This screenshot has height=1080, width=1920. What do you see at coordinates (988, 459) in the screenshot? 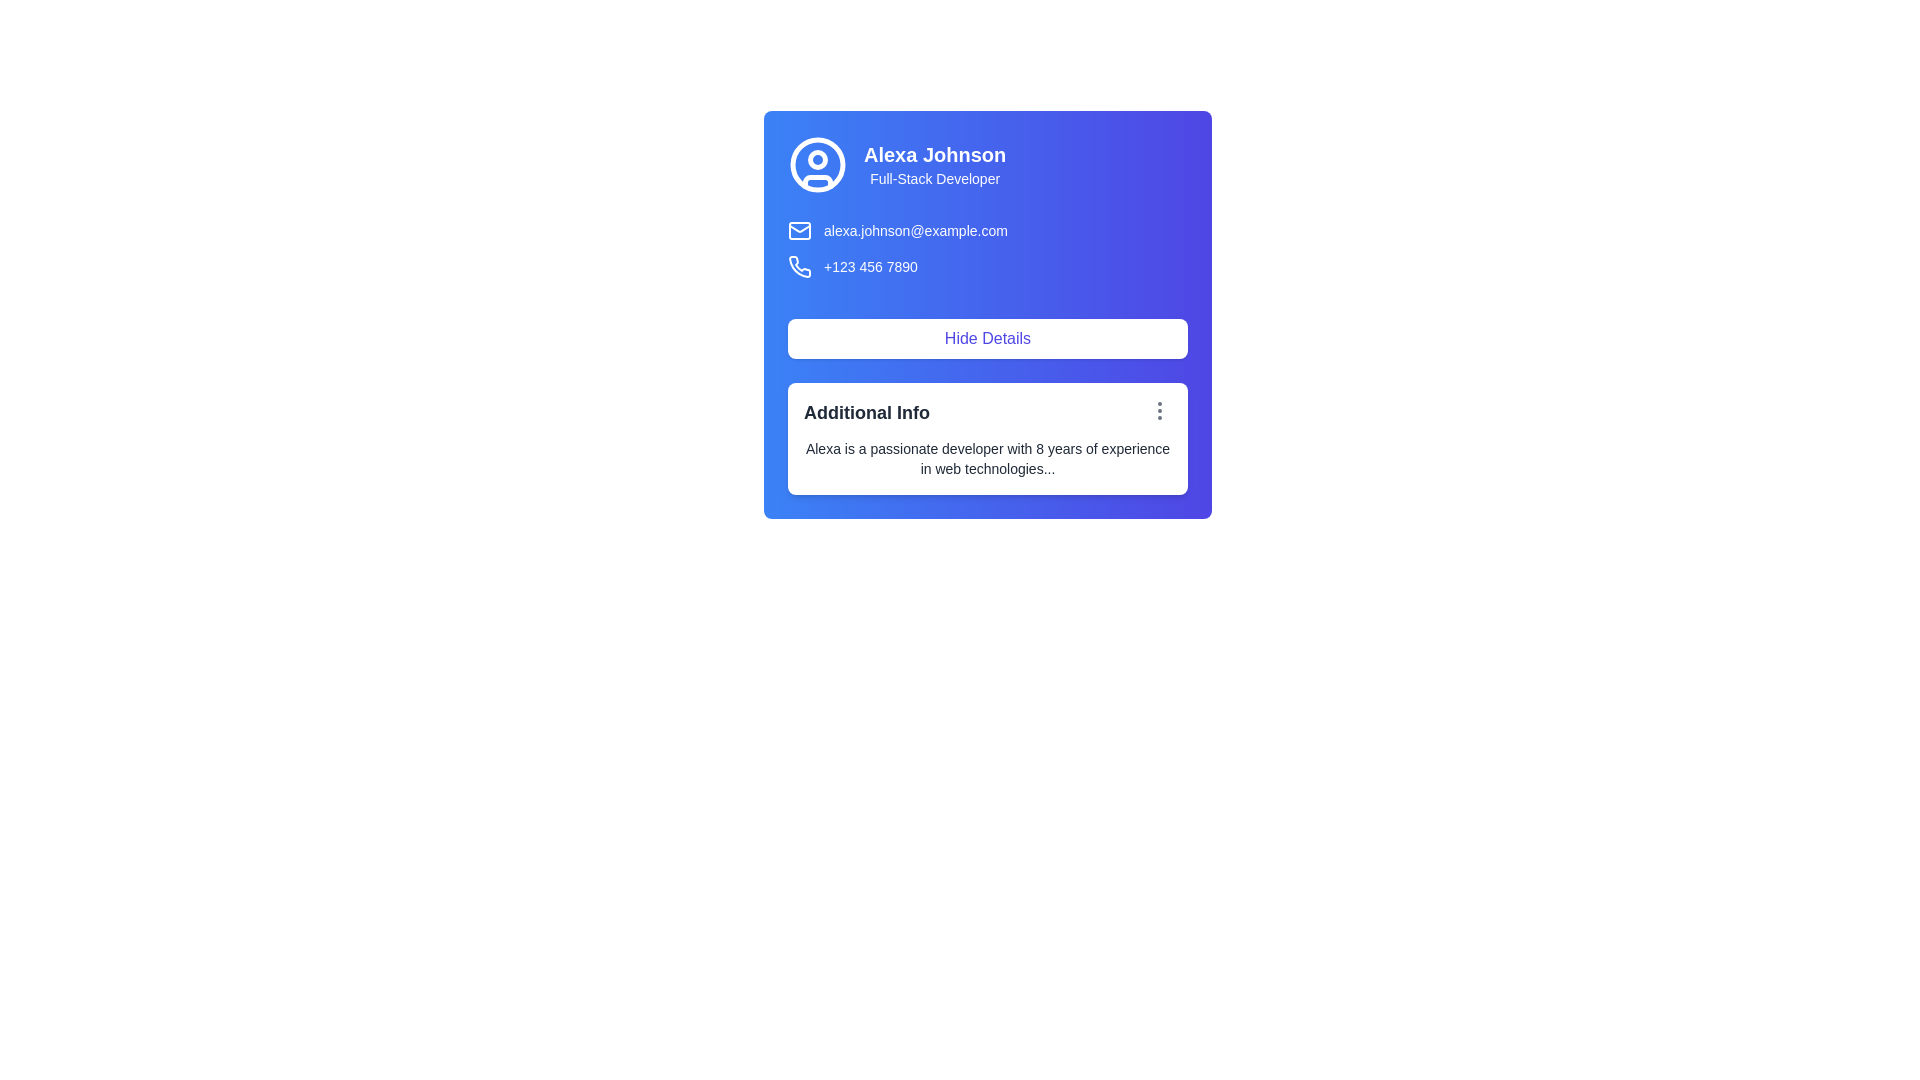
I see `the second content block in the 'Additional Info' section, which provides details about Alexa's professional background and skills` at bounding box center [988, 459].